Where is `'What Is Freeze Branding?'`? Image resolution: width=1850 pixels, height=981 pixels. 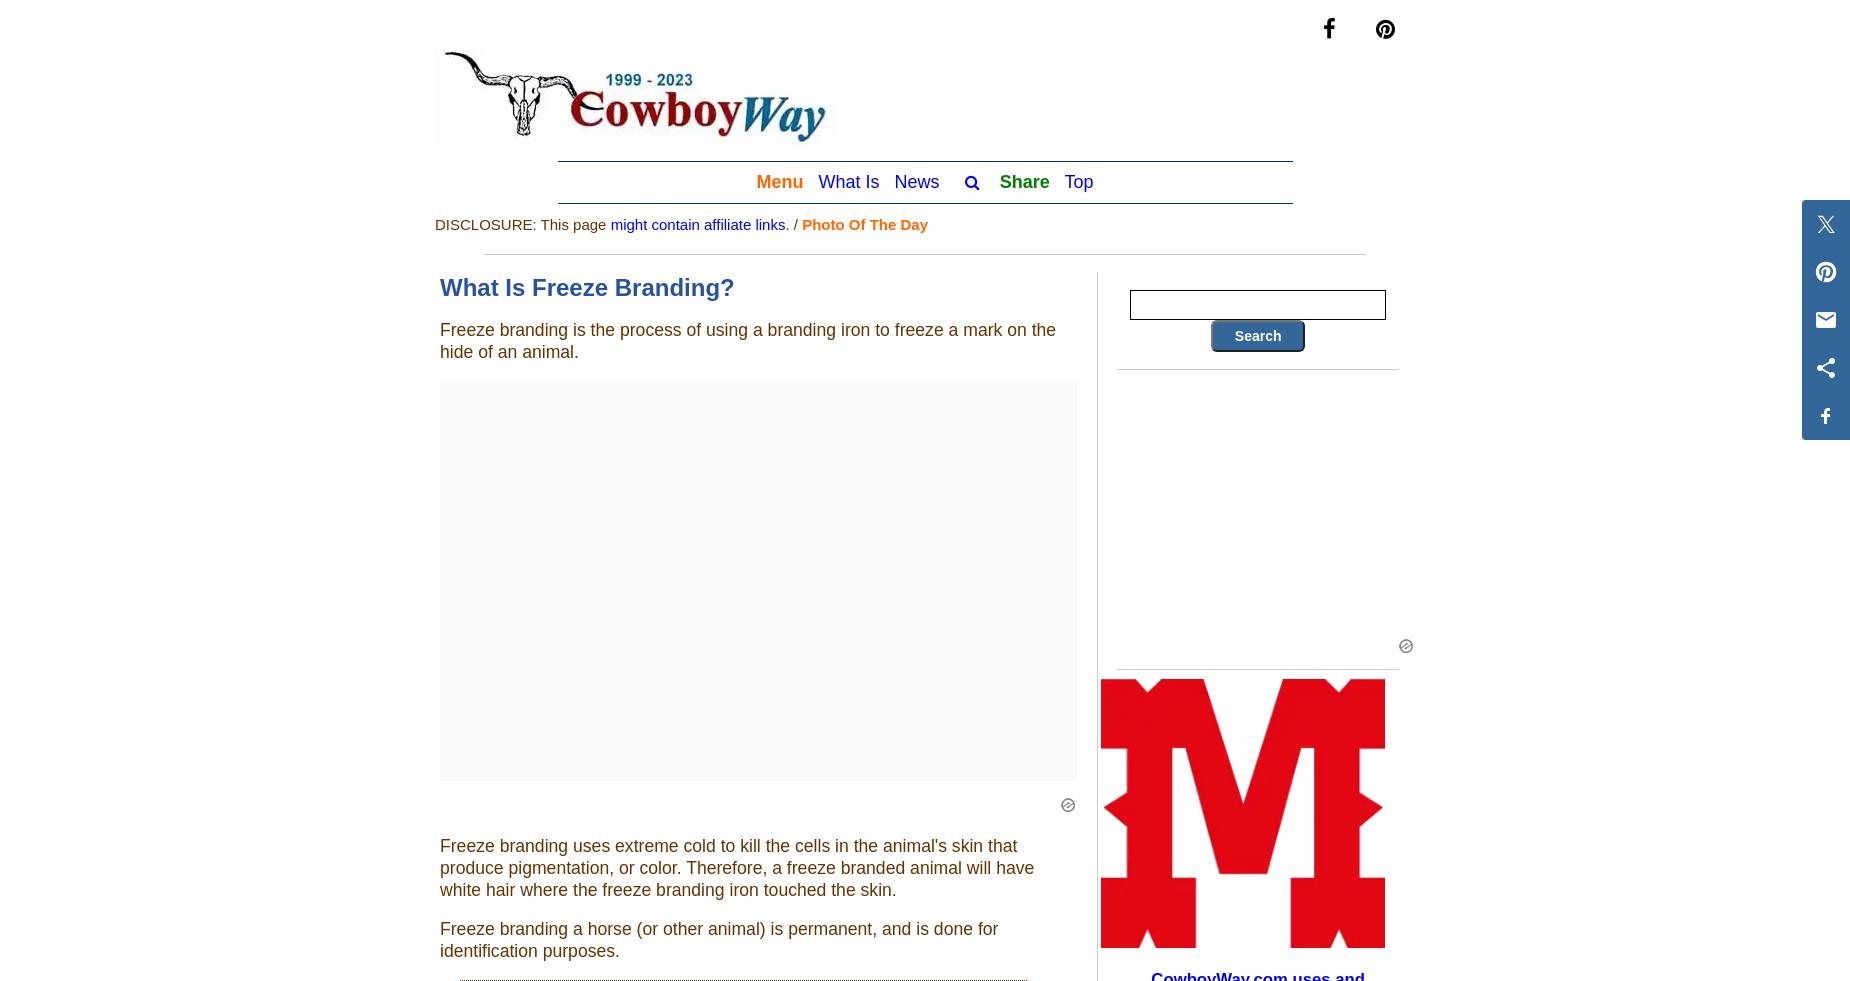
'What Is Freeze Branding?' is located at coordinates (587, 286).